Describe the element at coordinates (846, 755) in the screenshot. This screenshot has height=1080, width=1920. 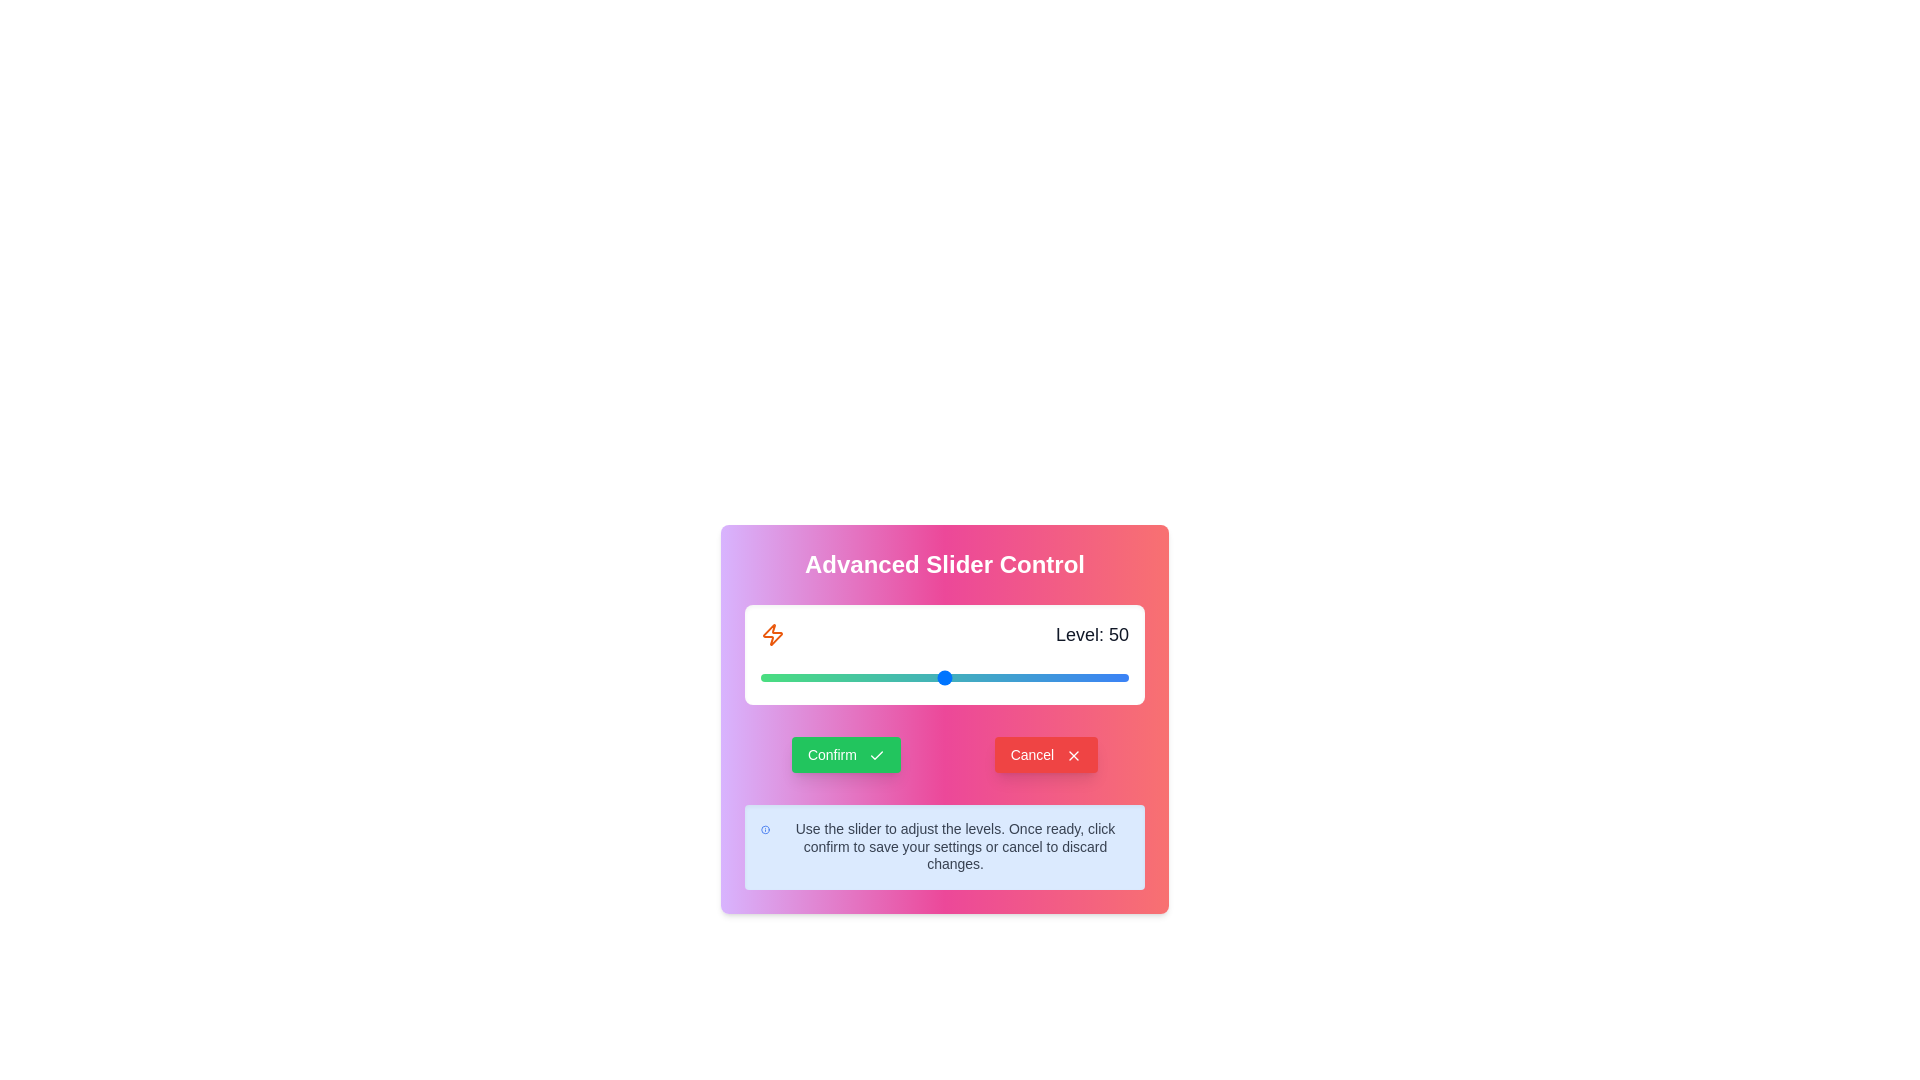
I see `the Confirm button to save the selected value` at that location.